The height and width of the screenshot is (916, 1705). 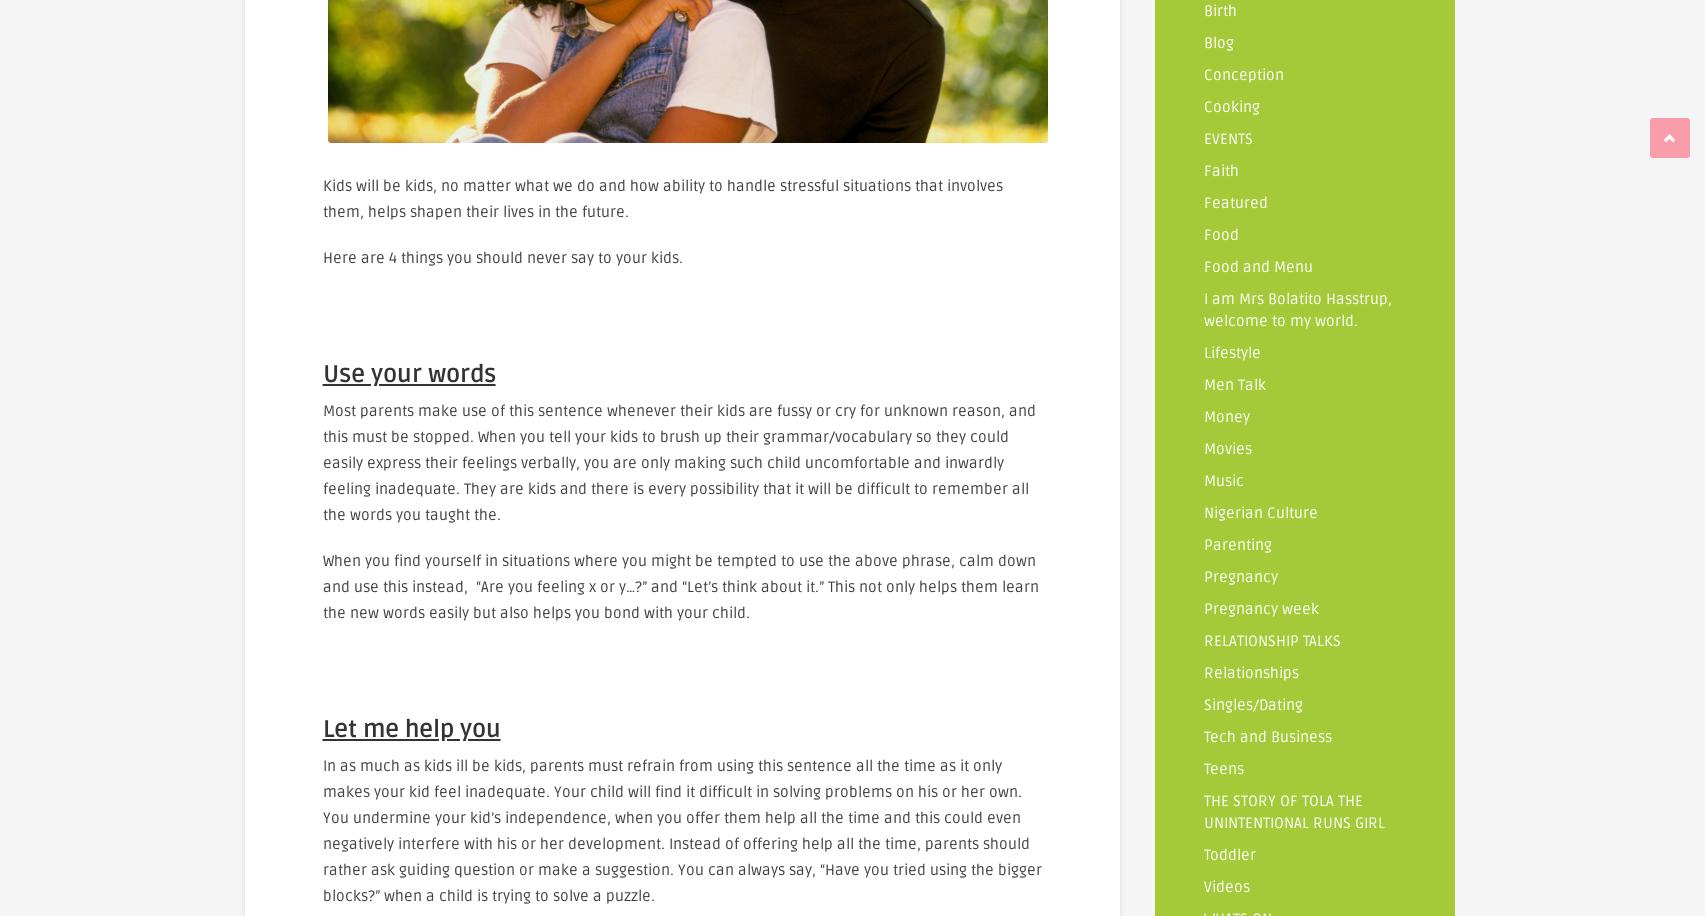 I want to click on 'Faith', so click(x=1221, y=171).